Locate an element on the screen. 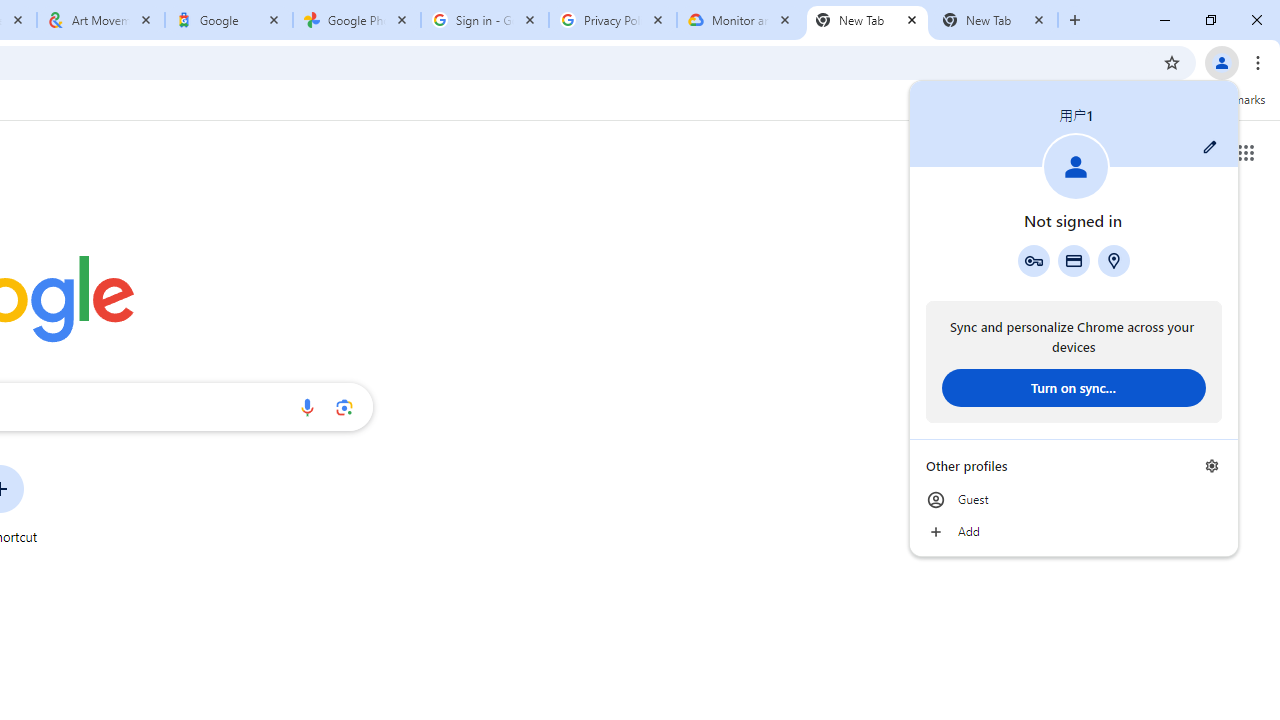 The height and width of the screenshot is (720, 1280). 'New Tab' is located at coordinates (994, 20).